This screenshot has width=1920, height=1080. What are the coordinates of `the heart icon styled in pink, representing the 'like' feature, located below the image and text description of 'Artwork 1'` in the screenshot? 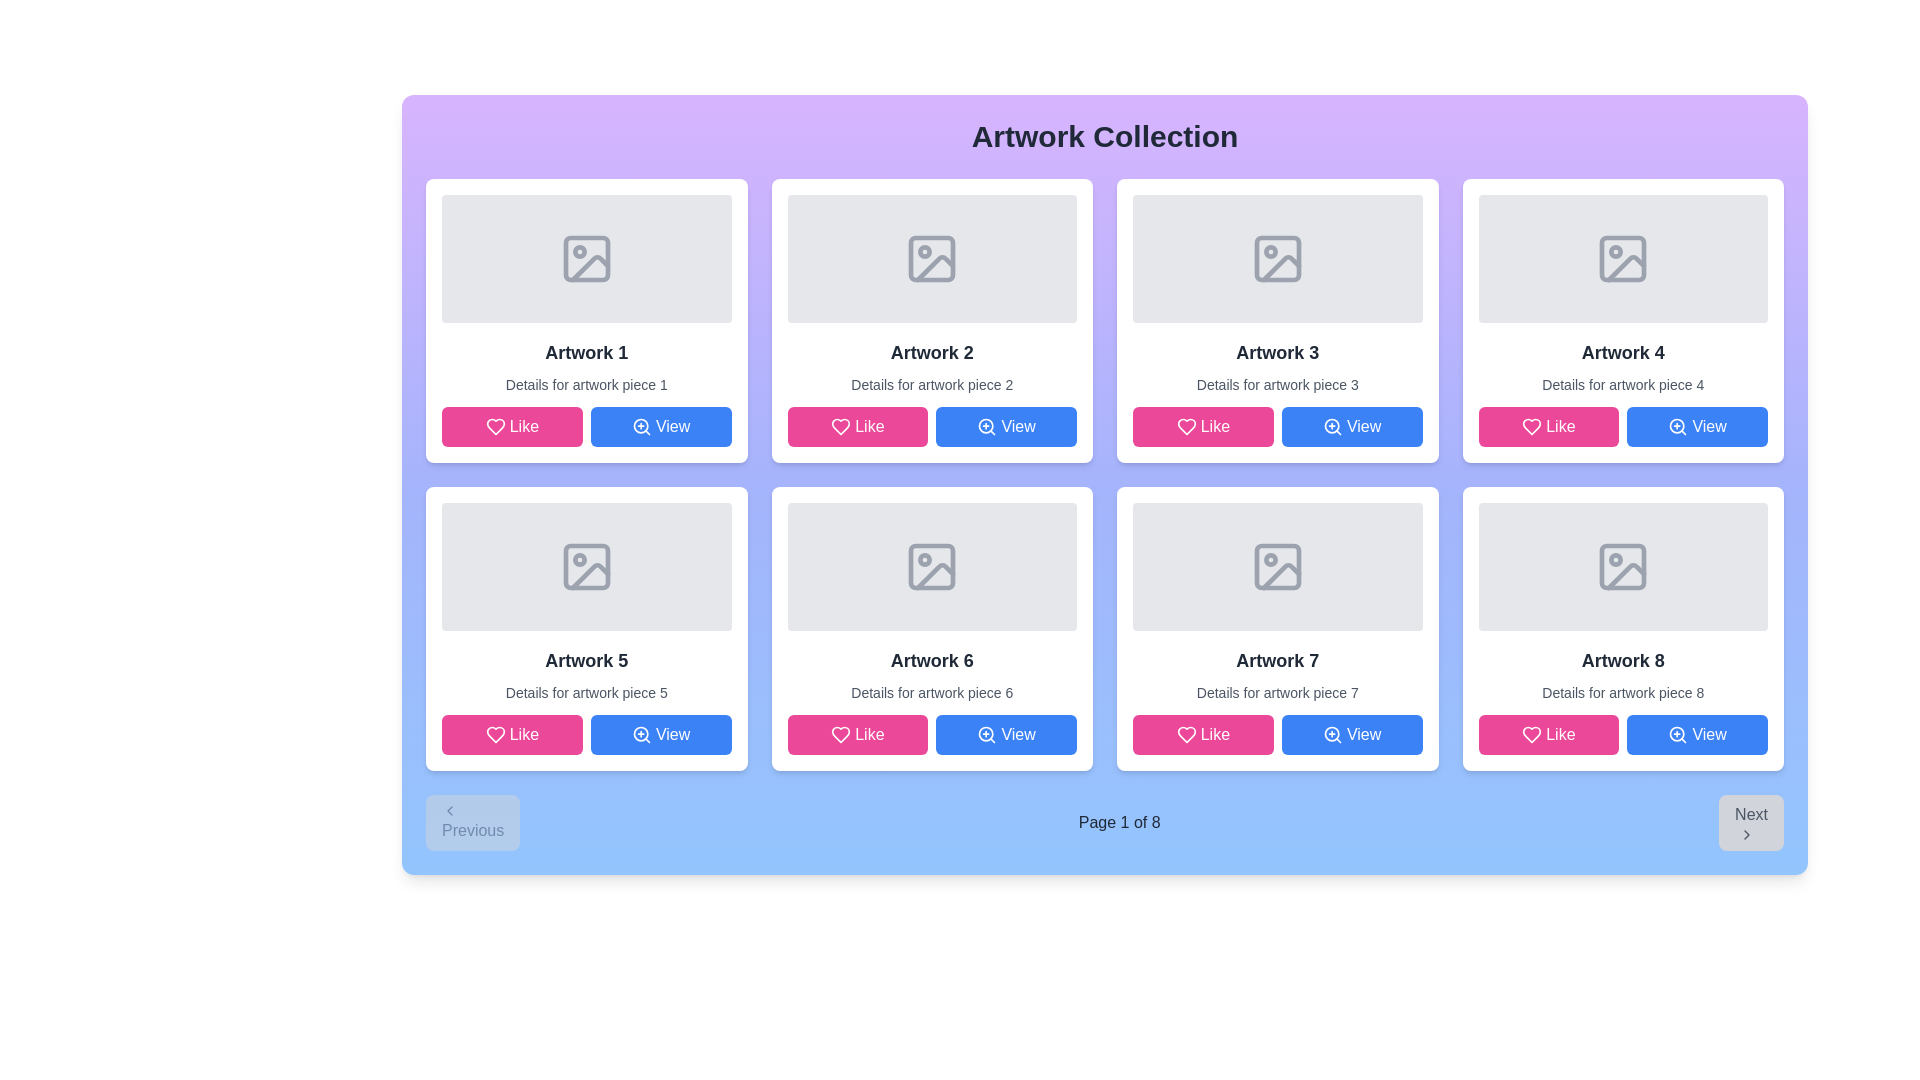 It's located at (495, 426).